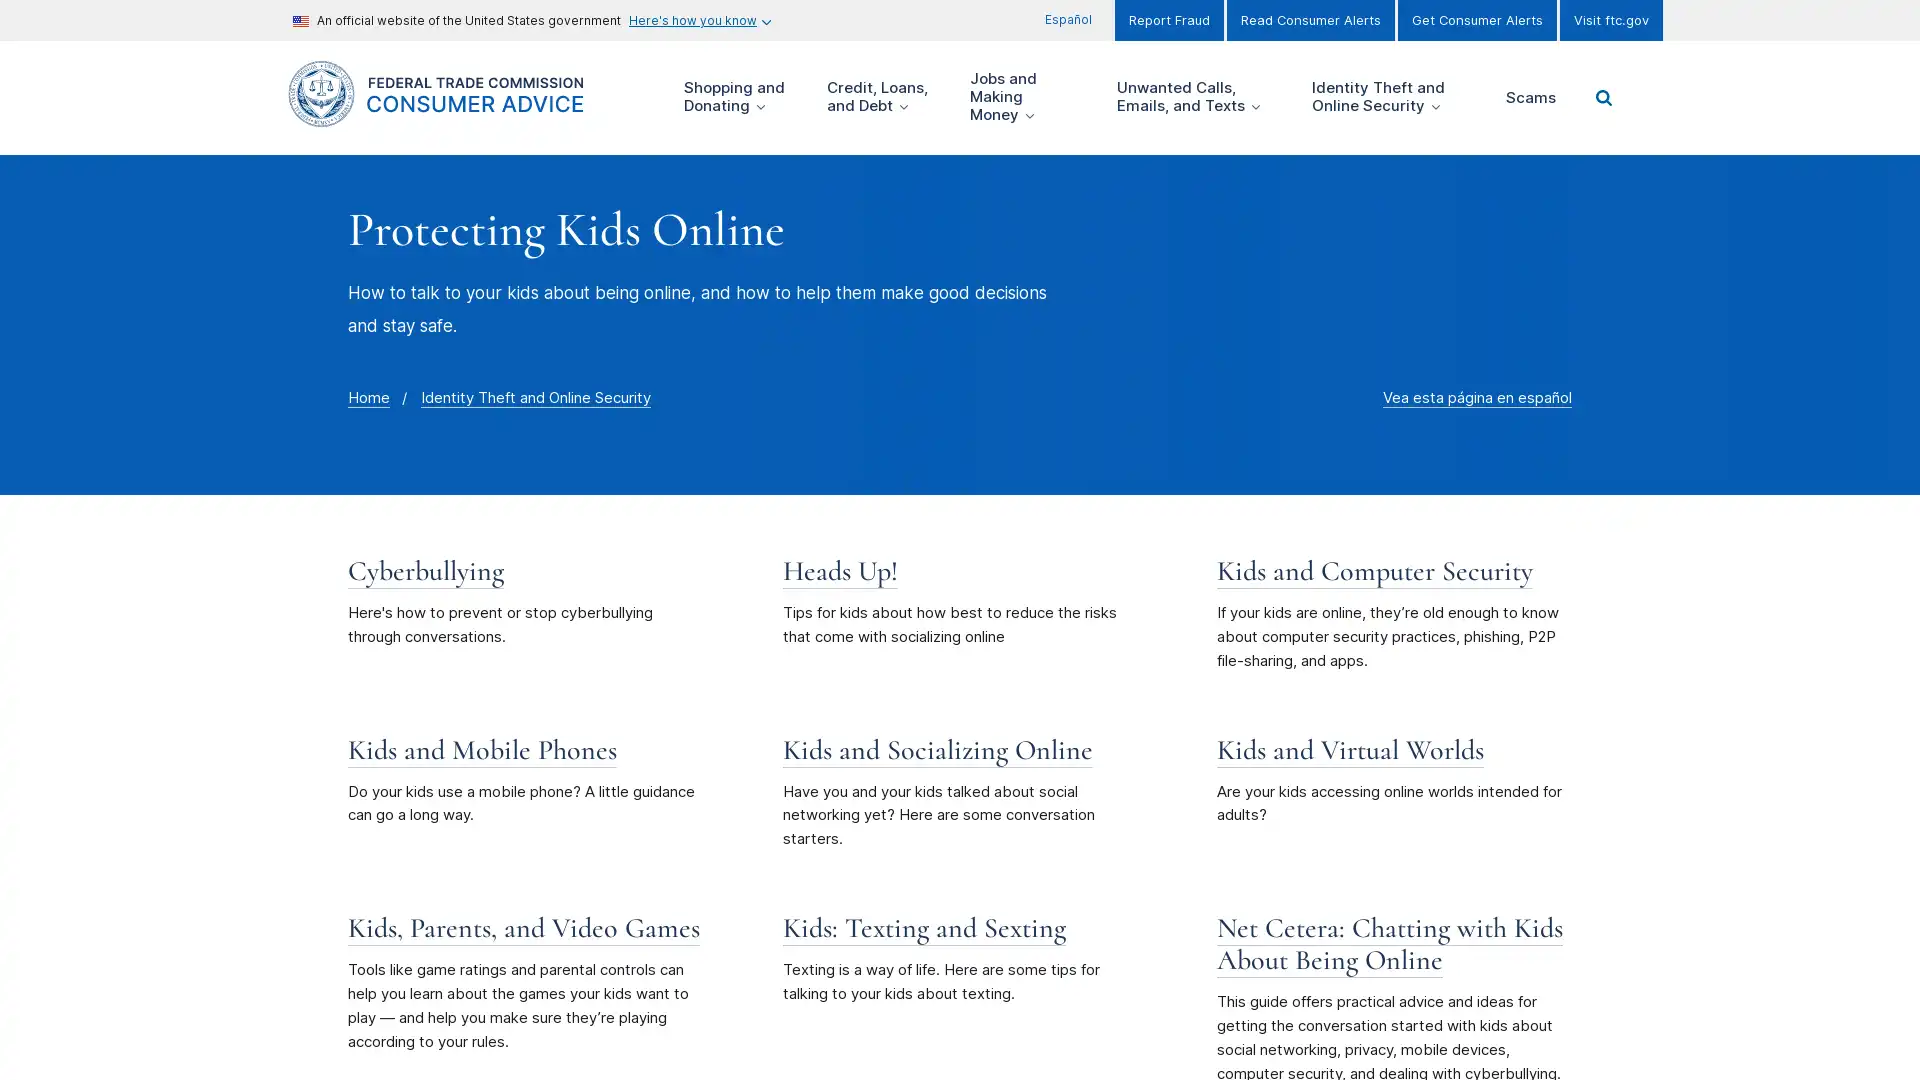  Describe the element at coordinates (699, 20) in the screenshot. I see `Here's how you know` at that location.